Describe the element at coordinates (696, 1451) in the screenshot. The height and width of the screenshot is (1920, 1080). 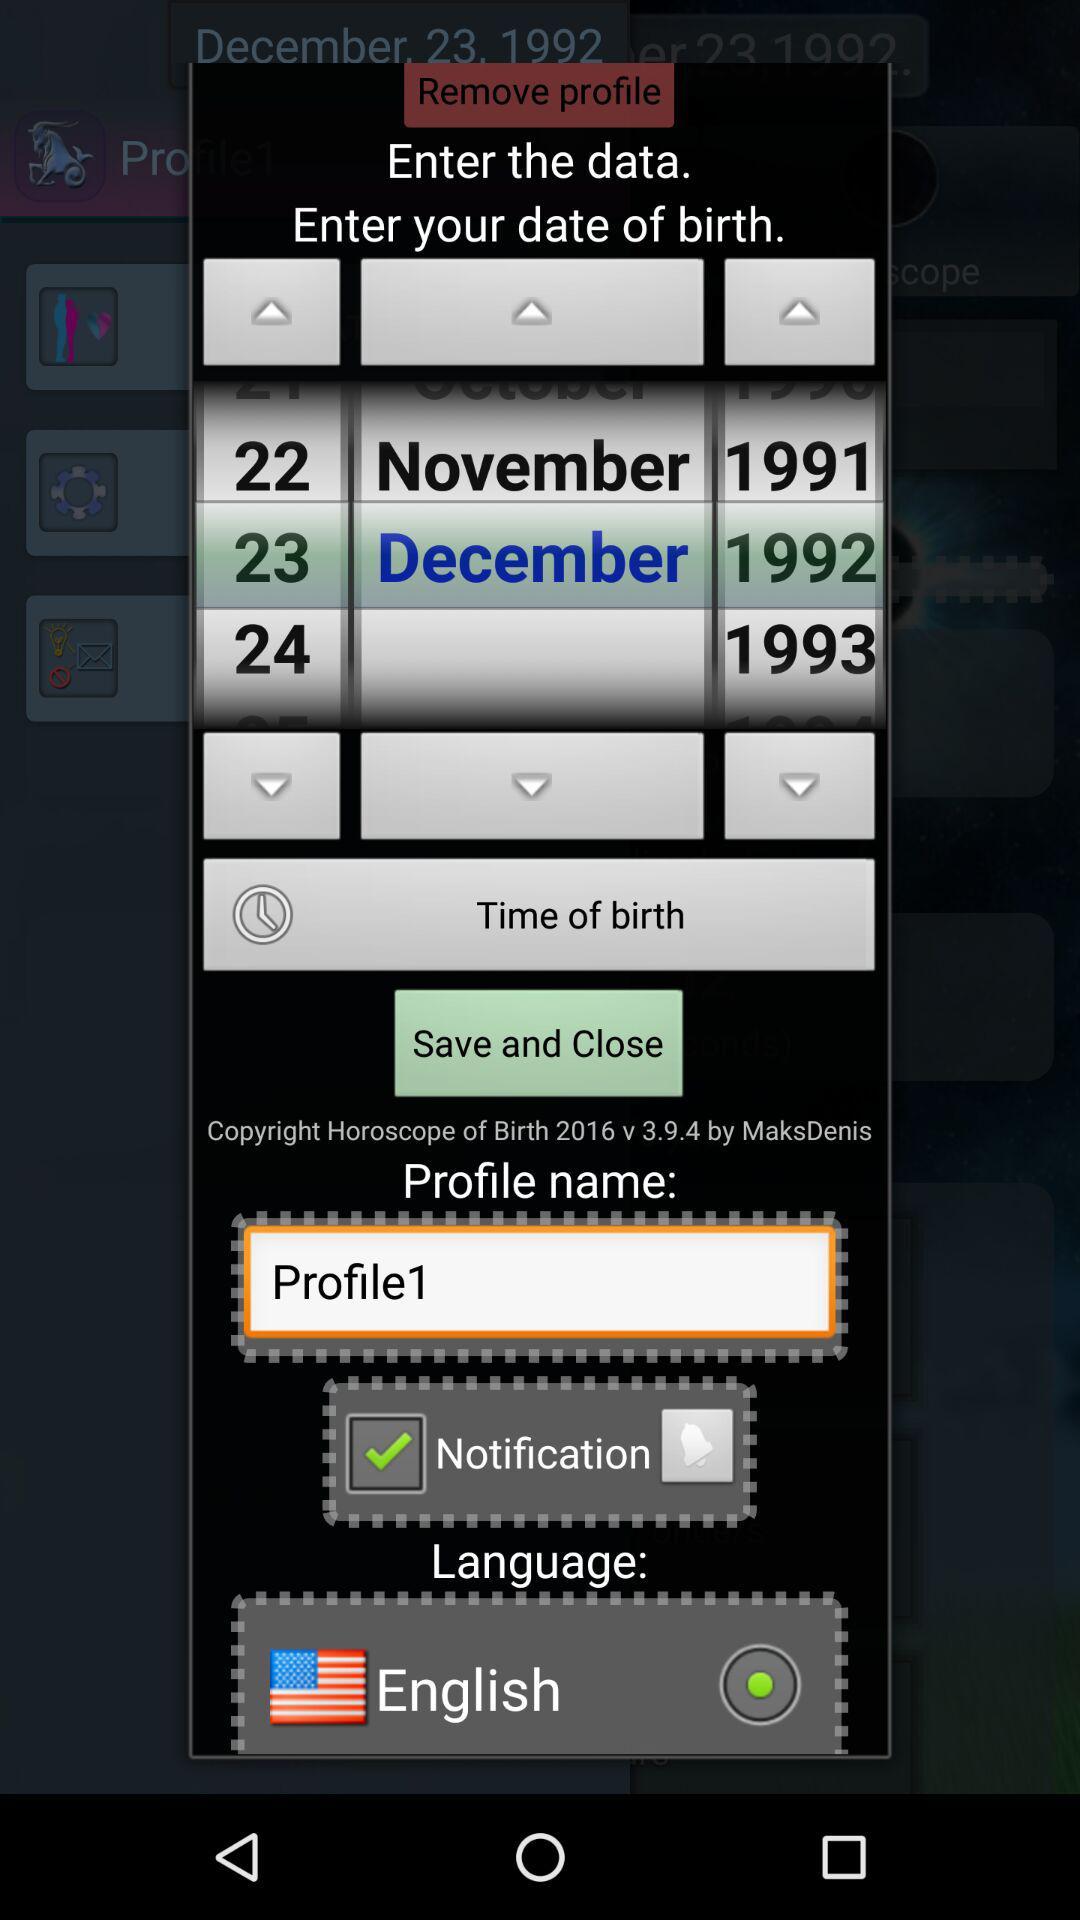
I see `turn notifications on` at that location.